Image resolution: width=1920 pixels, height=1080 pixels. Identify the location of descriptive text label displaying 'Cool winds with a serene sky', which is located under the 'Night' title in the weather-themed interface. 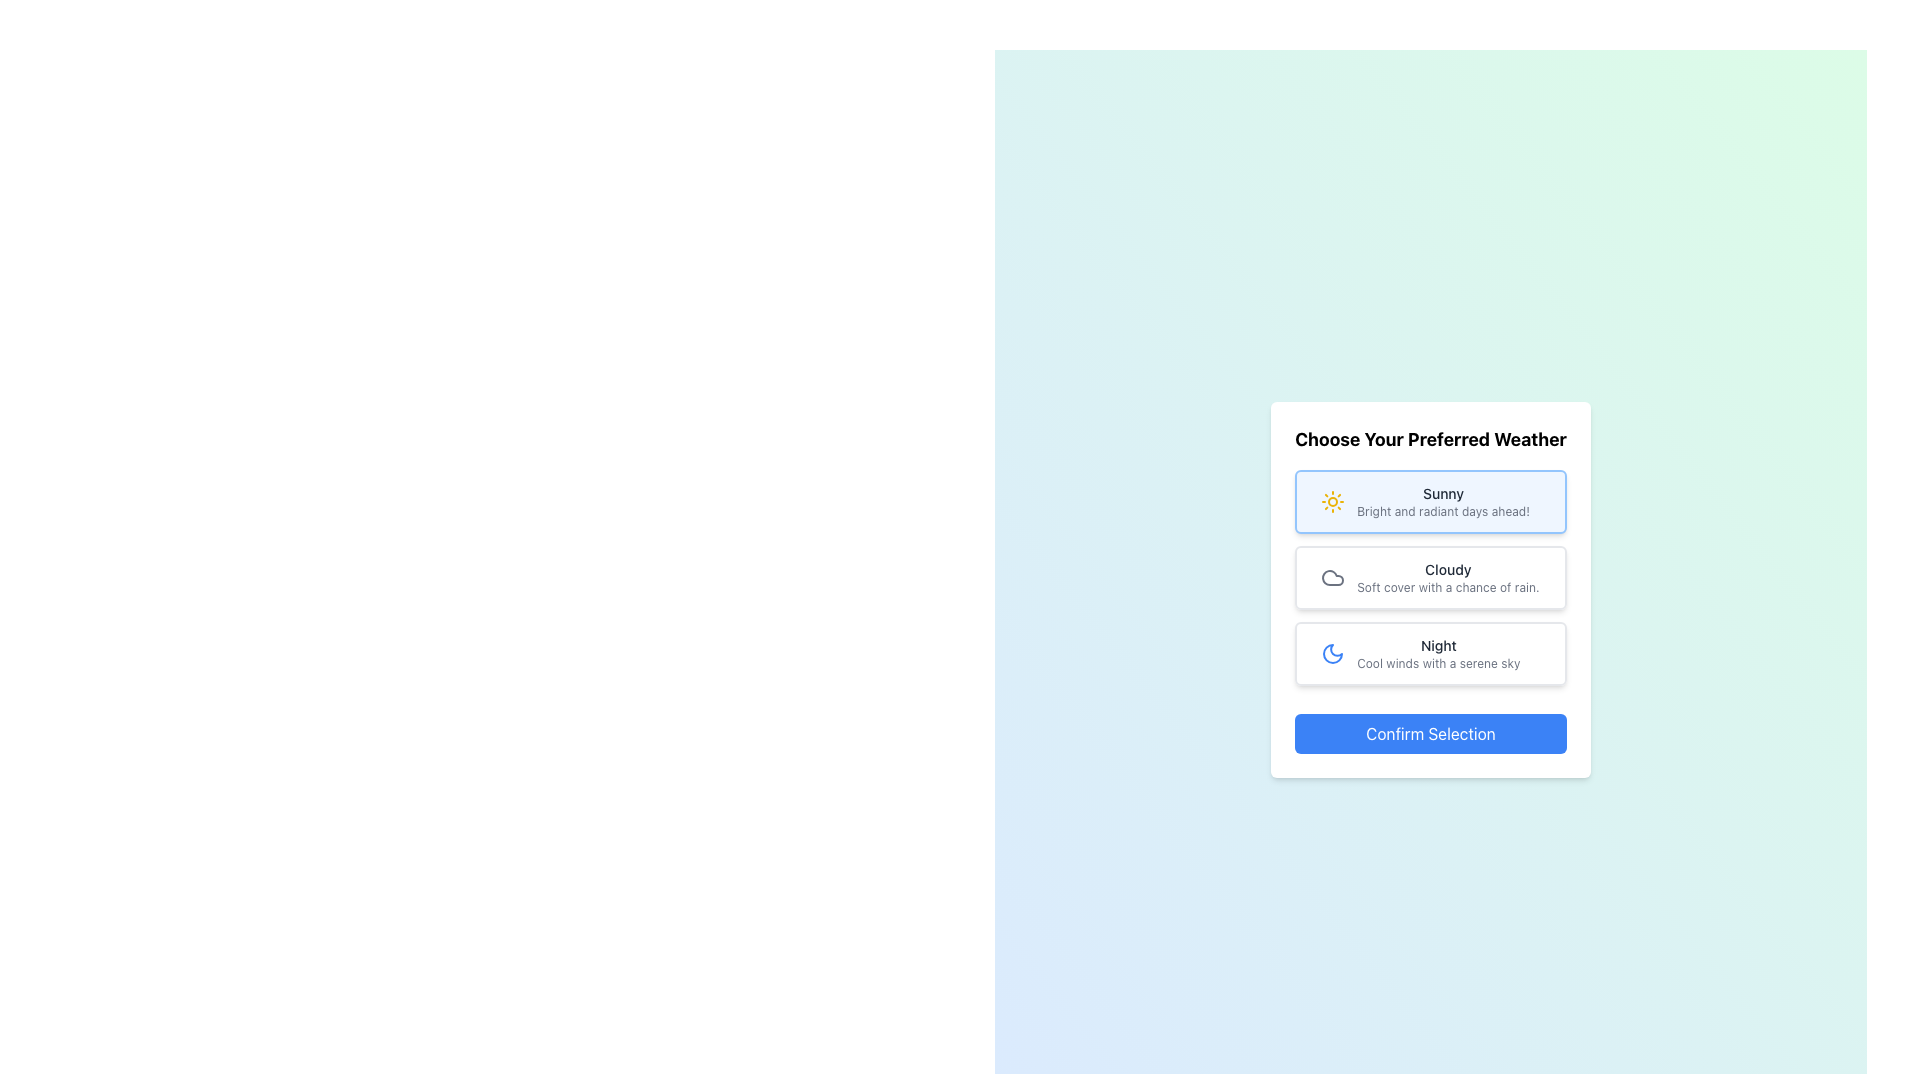
(1437, 663).